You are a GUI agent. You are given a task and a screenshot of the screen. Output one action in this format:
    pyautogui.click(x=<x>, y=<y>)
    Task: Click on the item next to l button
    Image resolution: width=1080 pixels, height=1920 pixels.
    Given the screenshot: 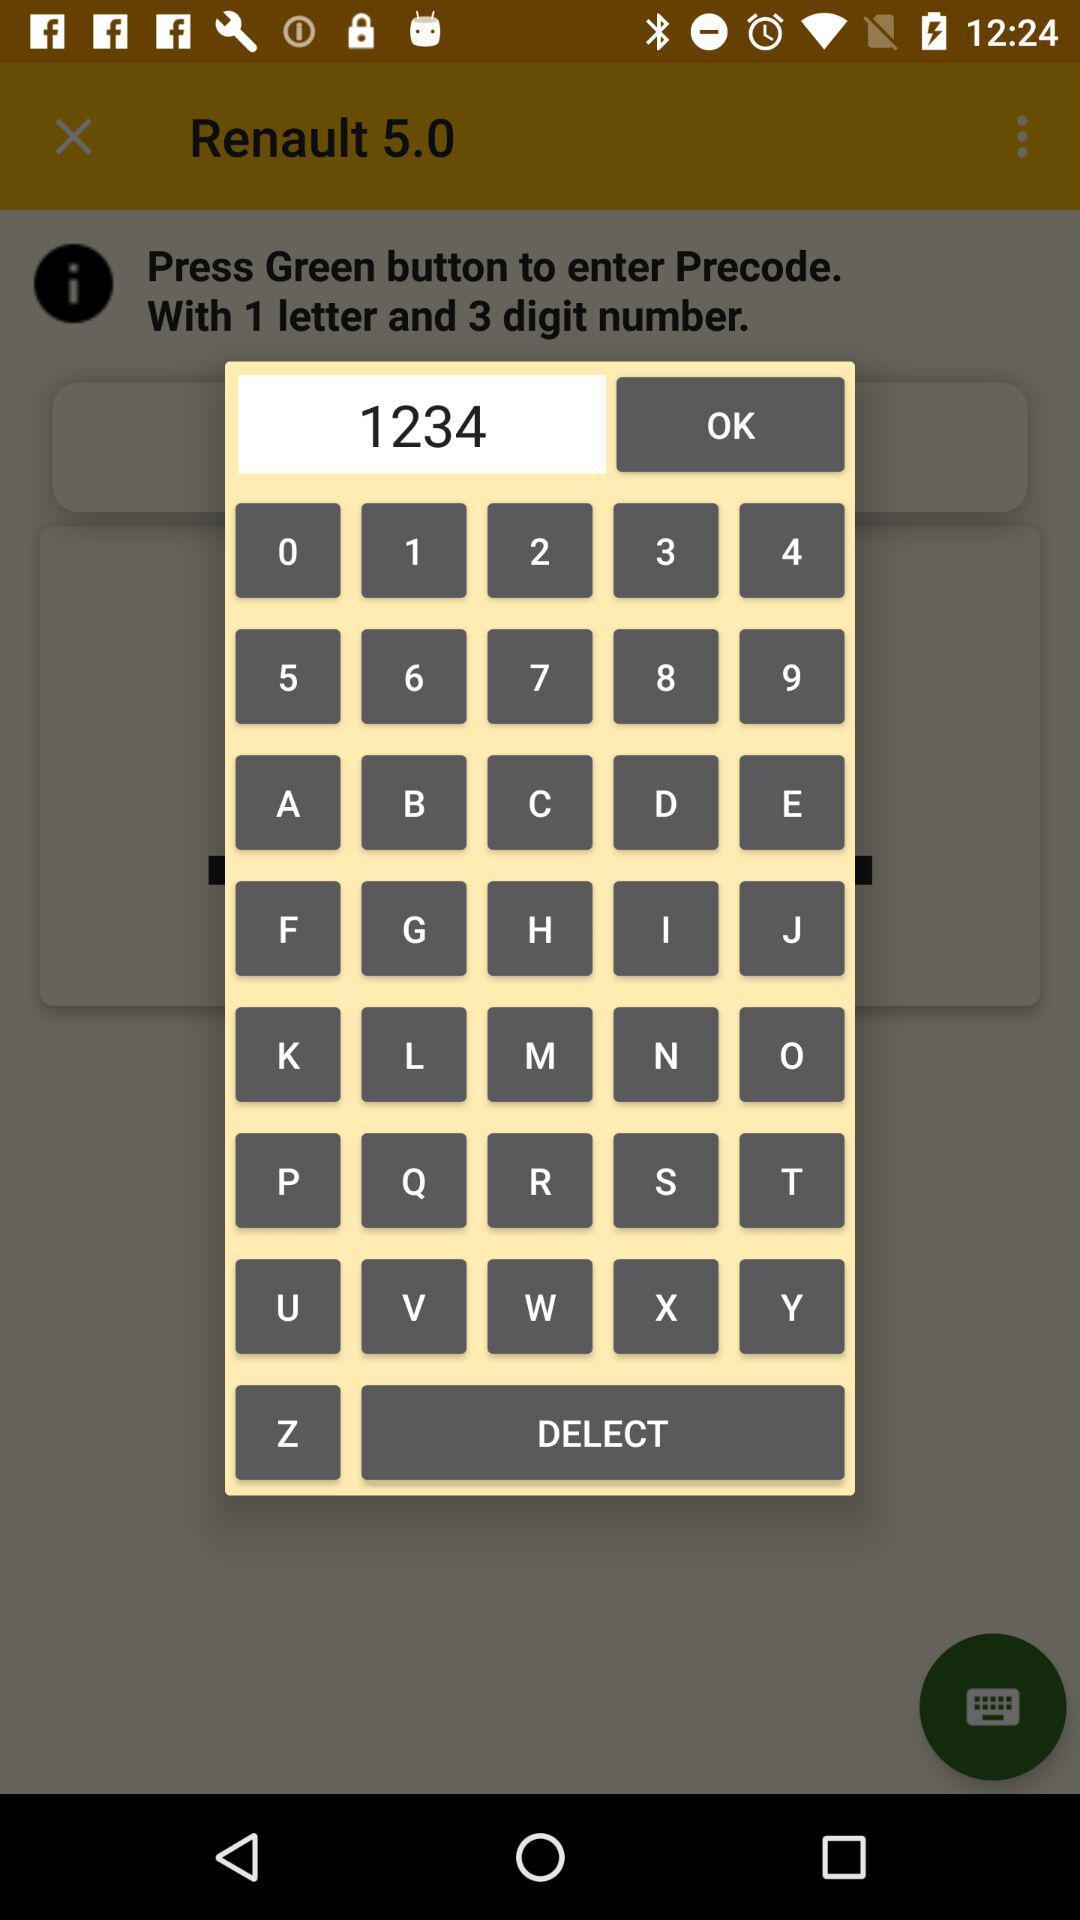 What is the action you would take?
    pyautogui.click(x=540, y=1180)
    